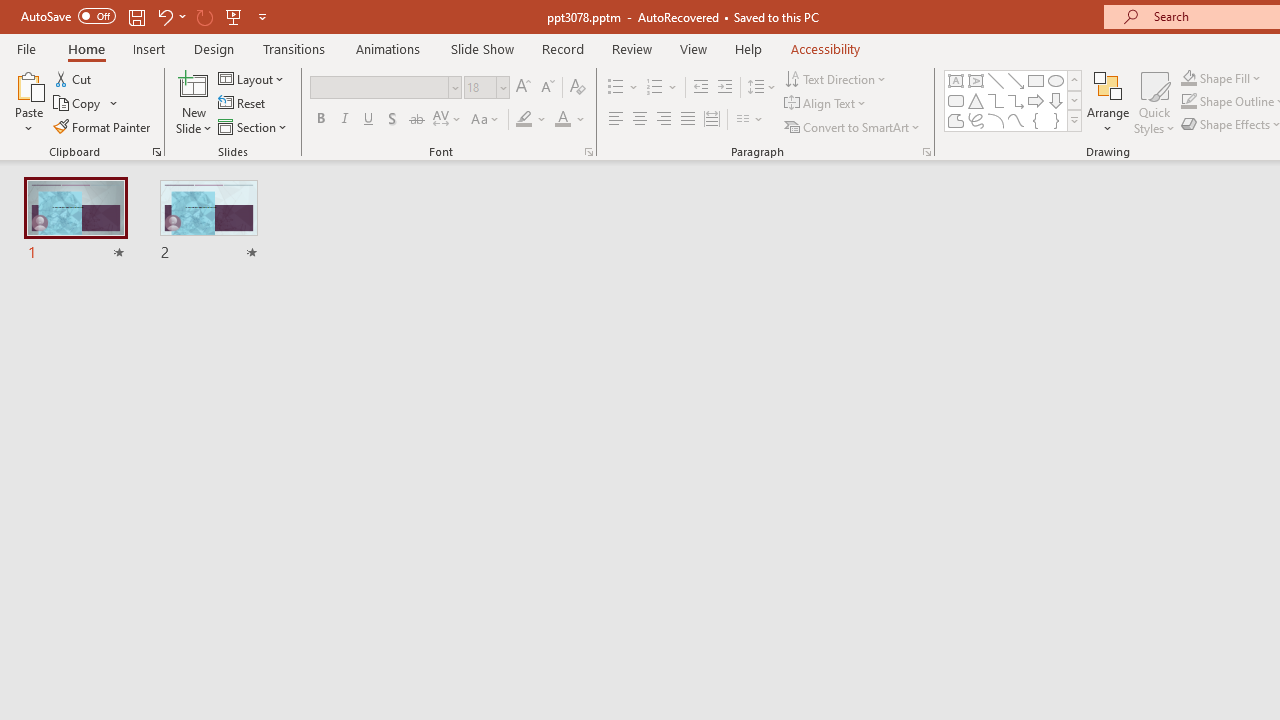 The image size is (1280, 720). I want to click on 'Center', so click(640, 119).